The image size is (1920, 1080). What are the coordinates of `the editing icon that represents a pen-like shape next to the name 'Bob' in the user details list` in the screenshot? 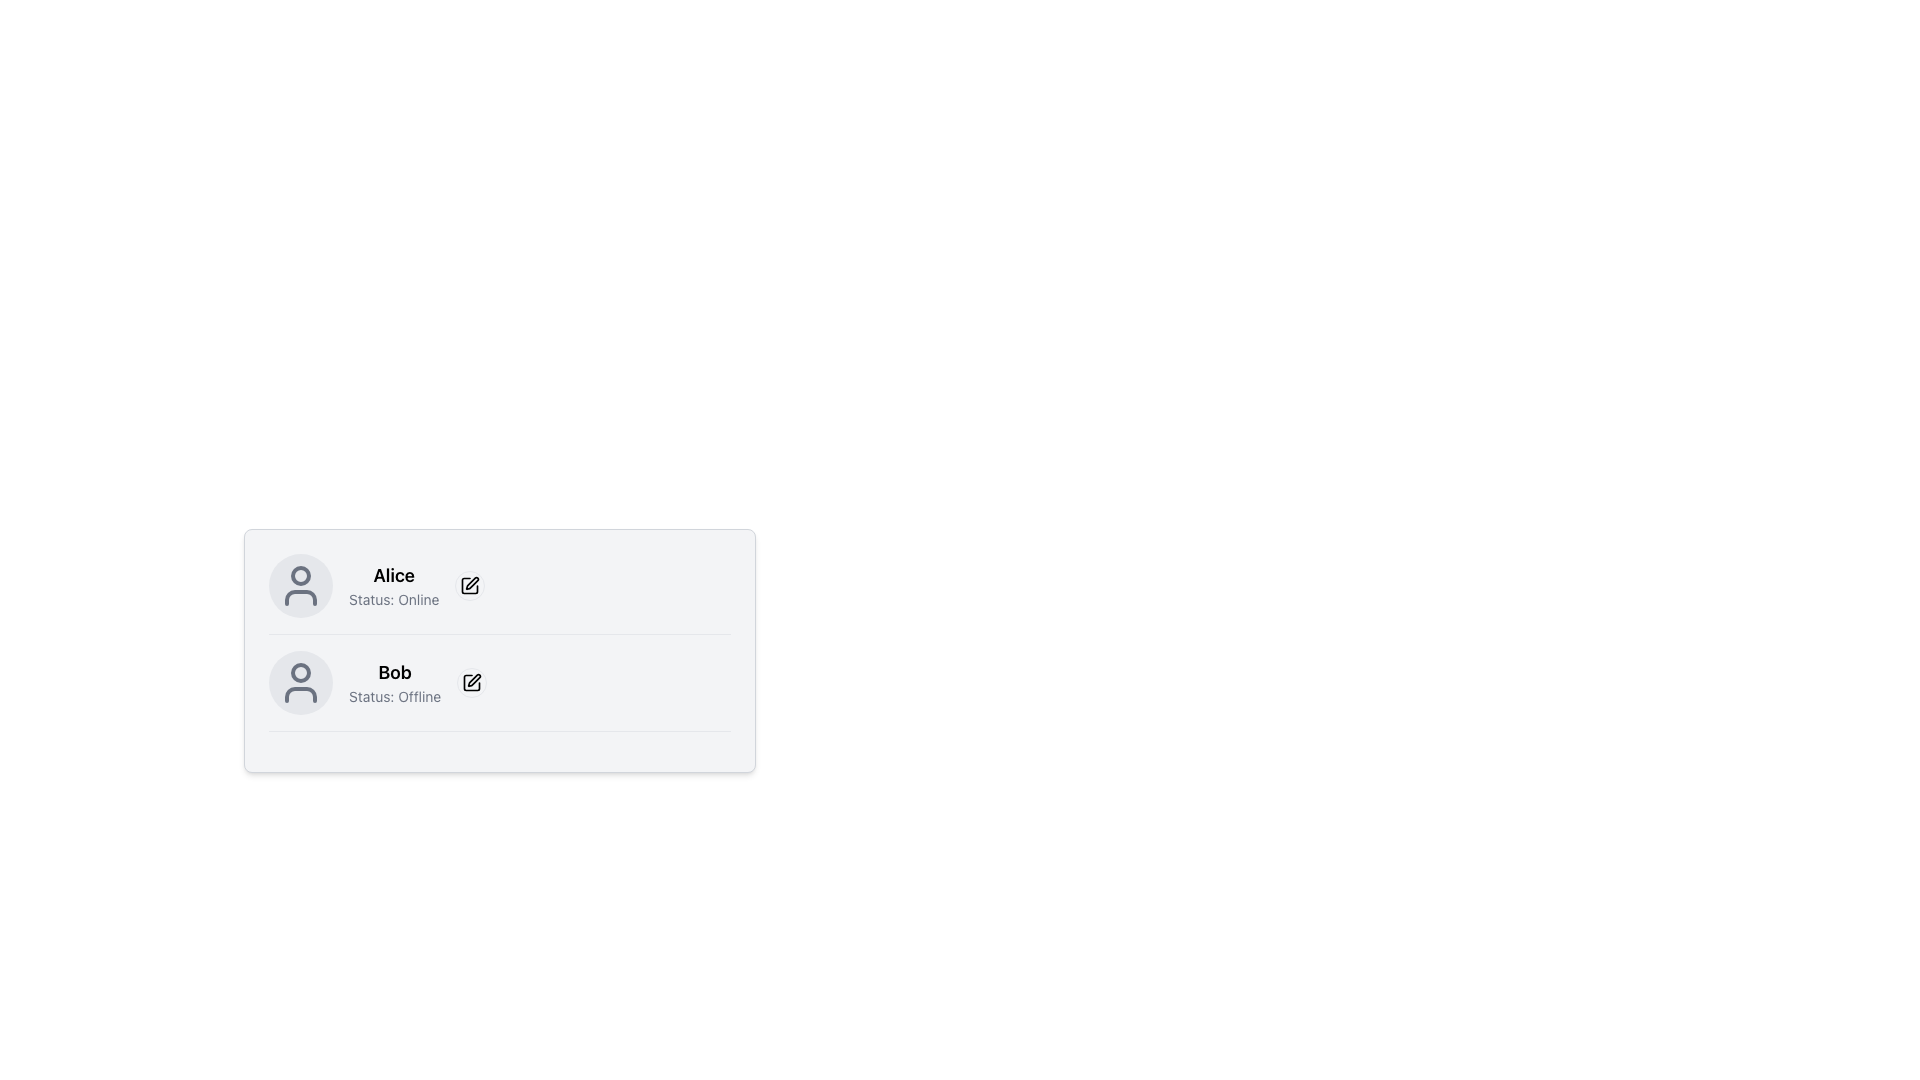 It's located at (471, 681).